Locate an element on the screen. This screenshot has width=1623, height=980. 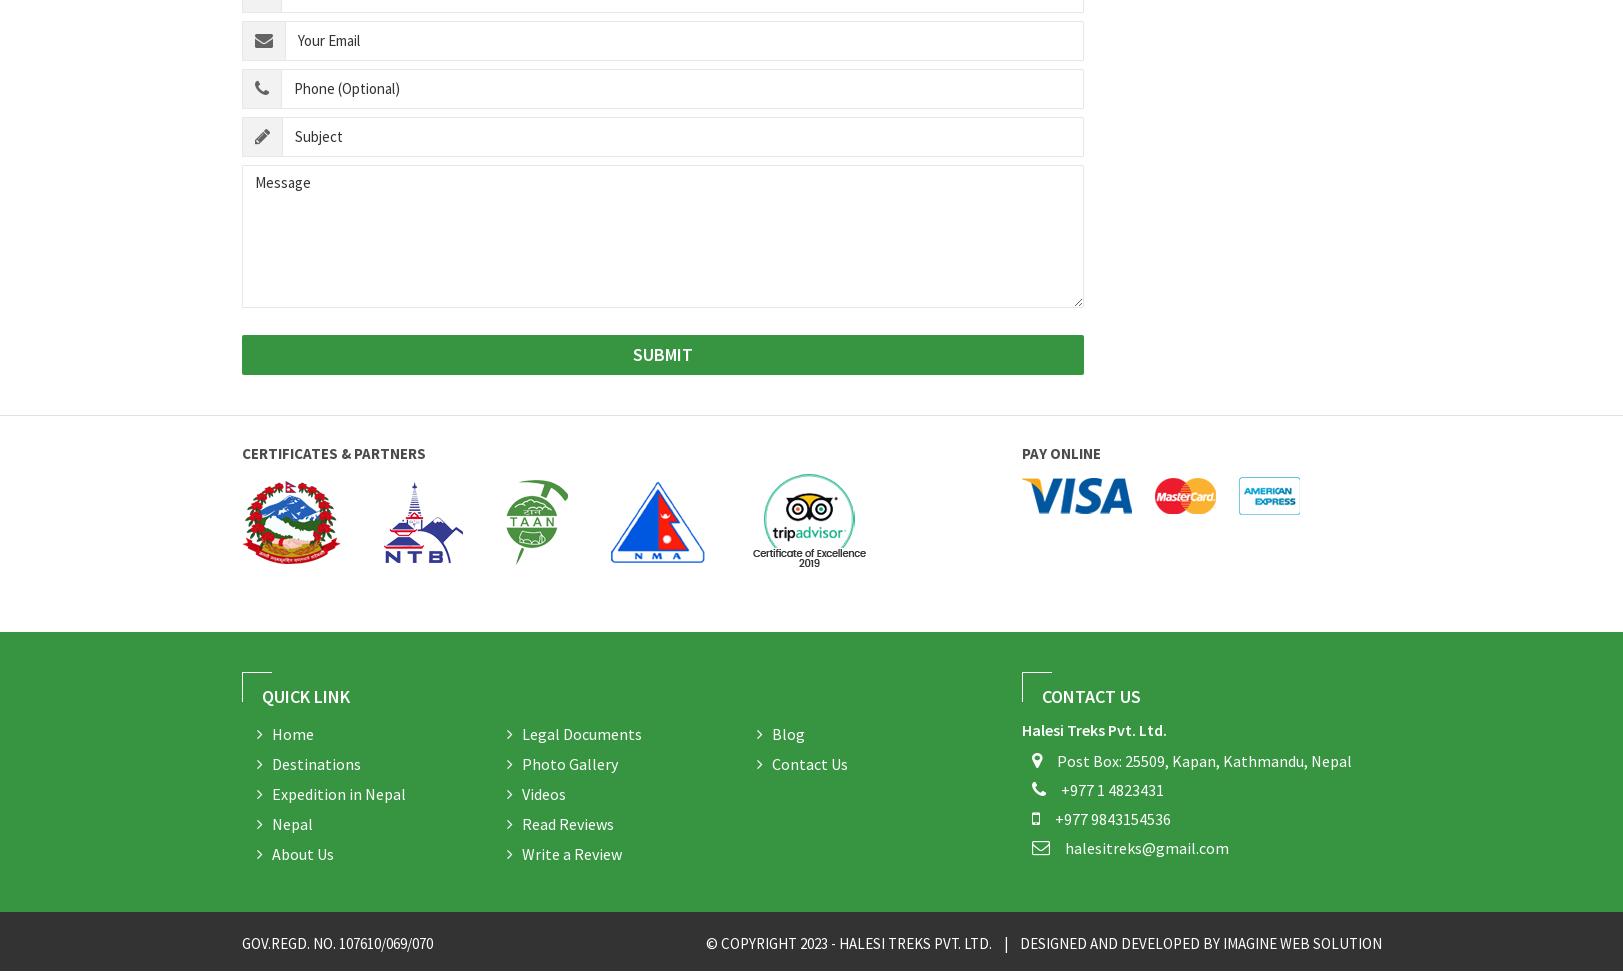
'Blog' is located at coordinates (787, 733).